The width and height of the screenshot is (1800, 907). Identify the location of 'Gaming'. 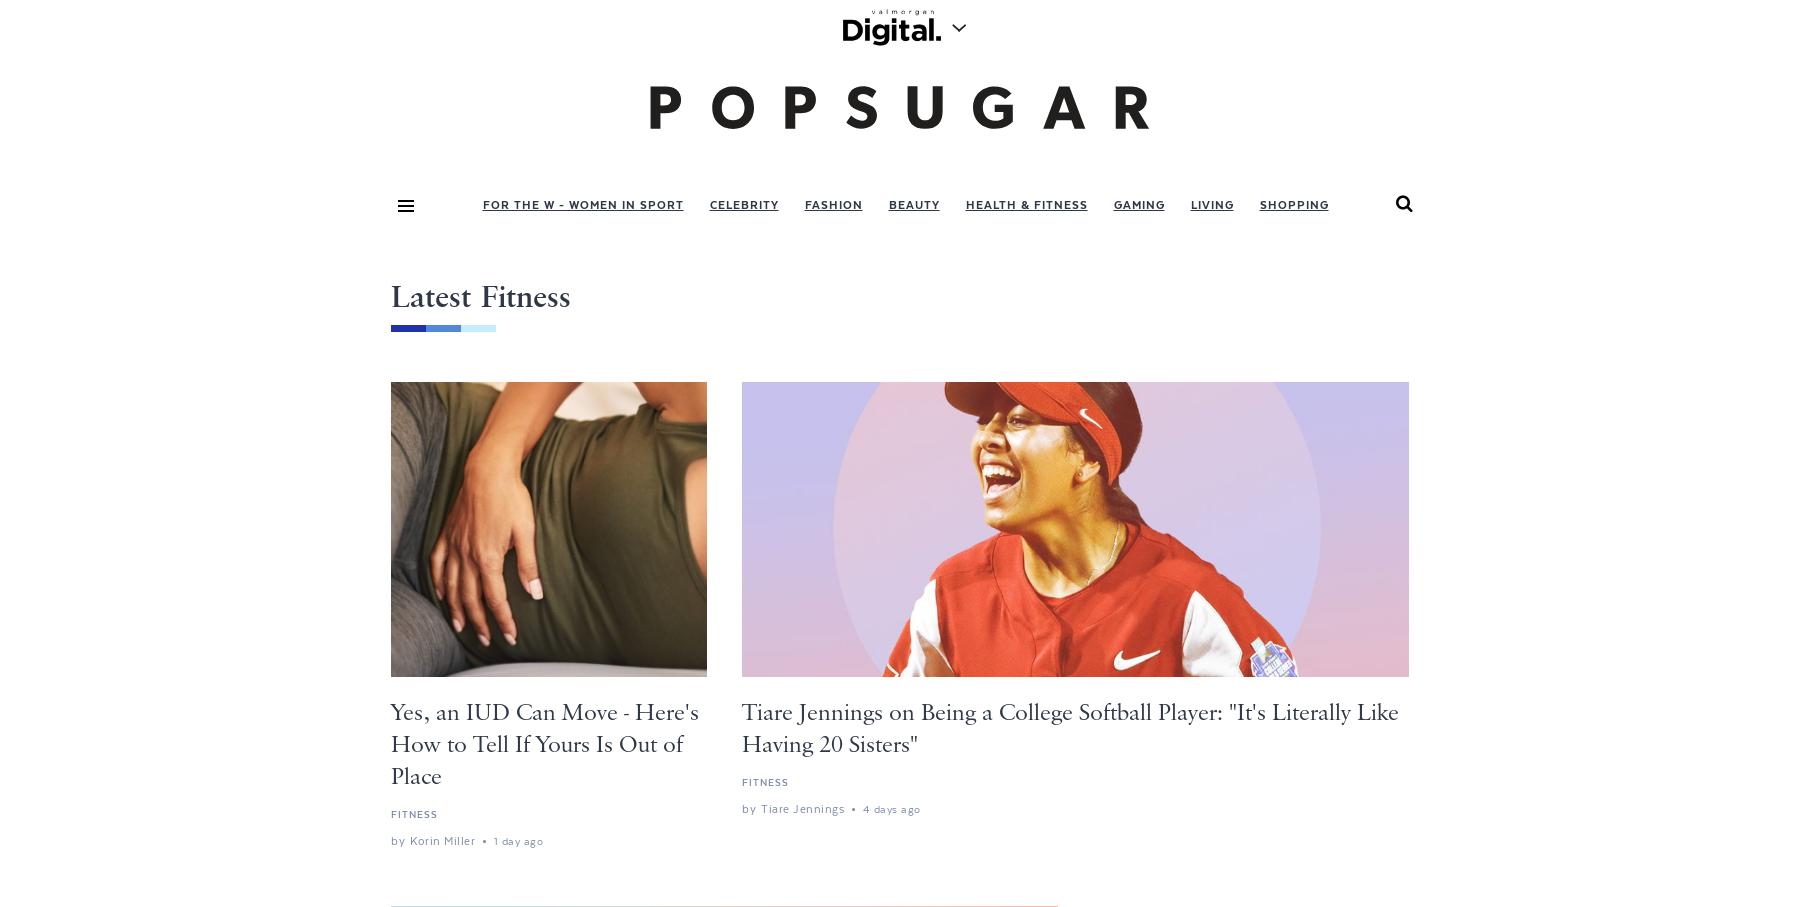
(1137, 203).